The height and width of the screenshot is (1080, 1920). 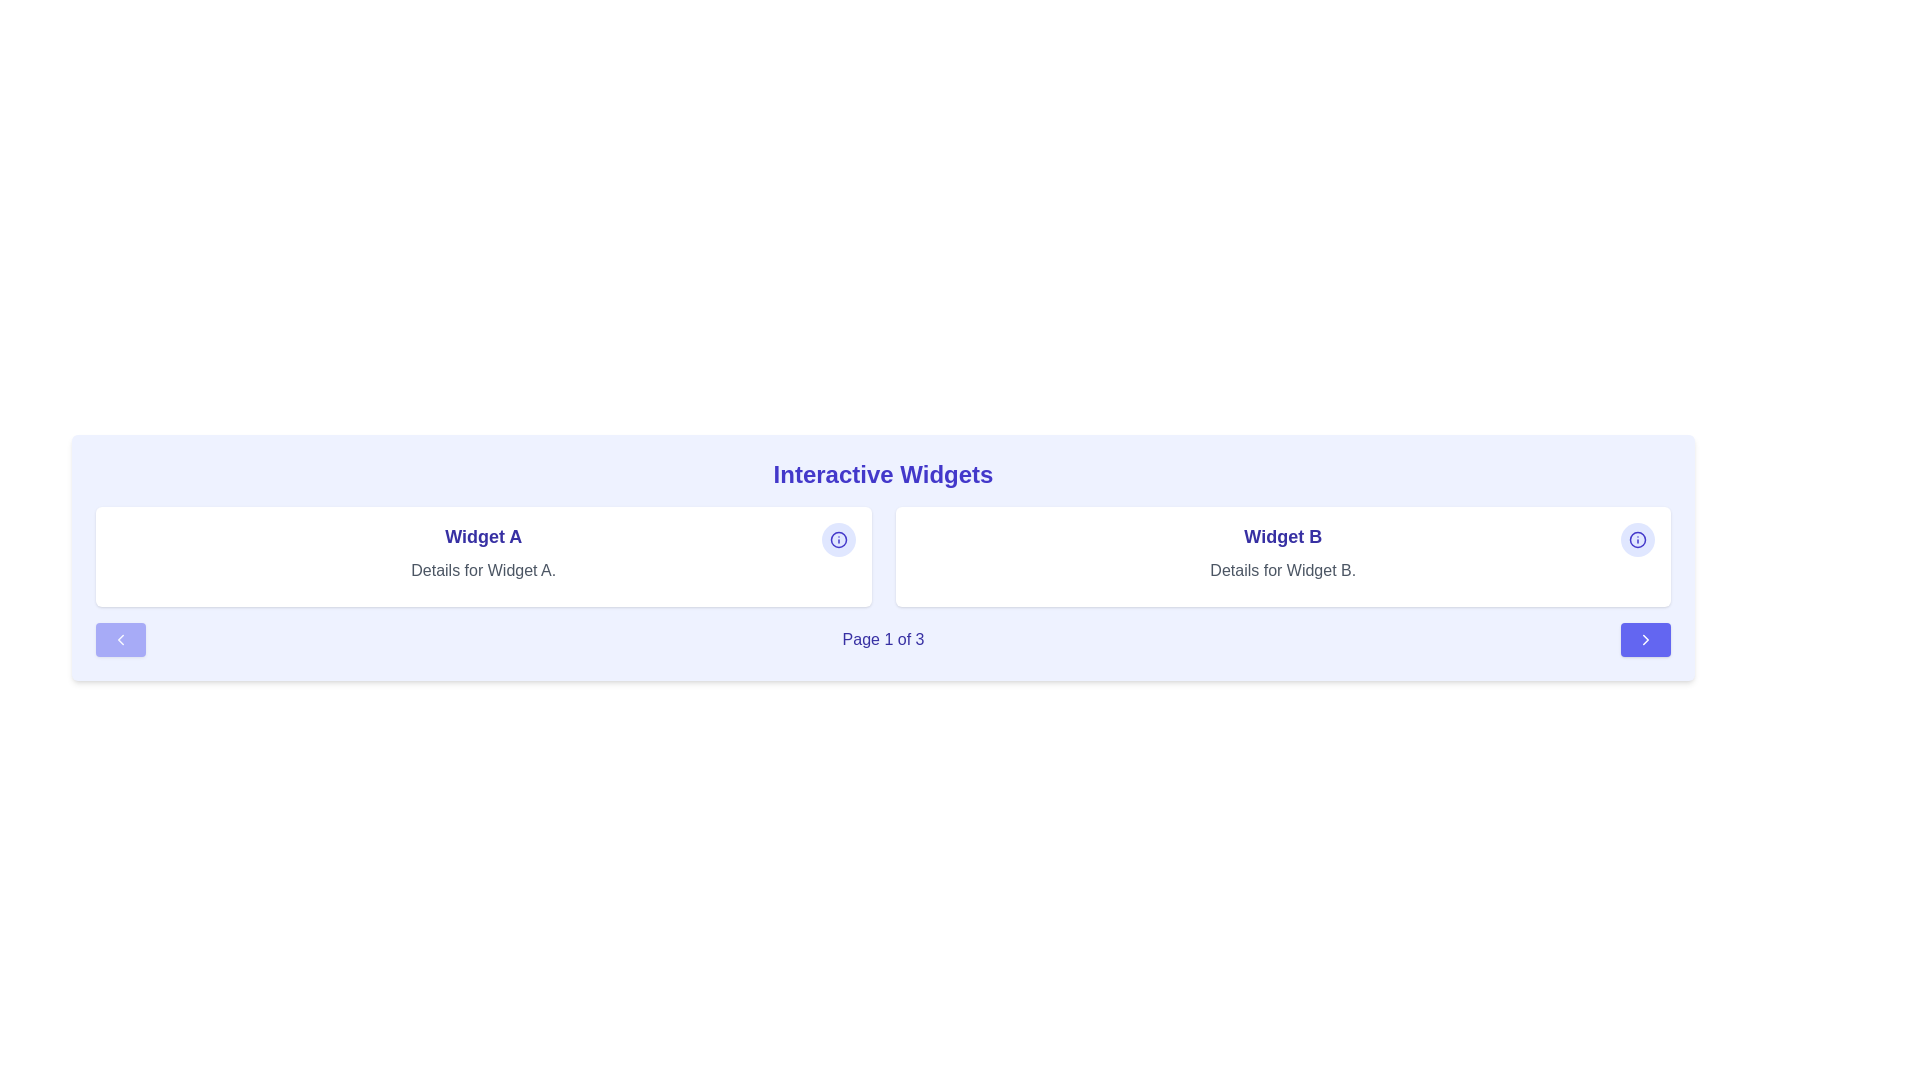 I want to click on the rectangular button with rounded corners and a vivid indigo background containing a right-pointing chevron icon, so click(x=1646, y=640).